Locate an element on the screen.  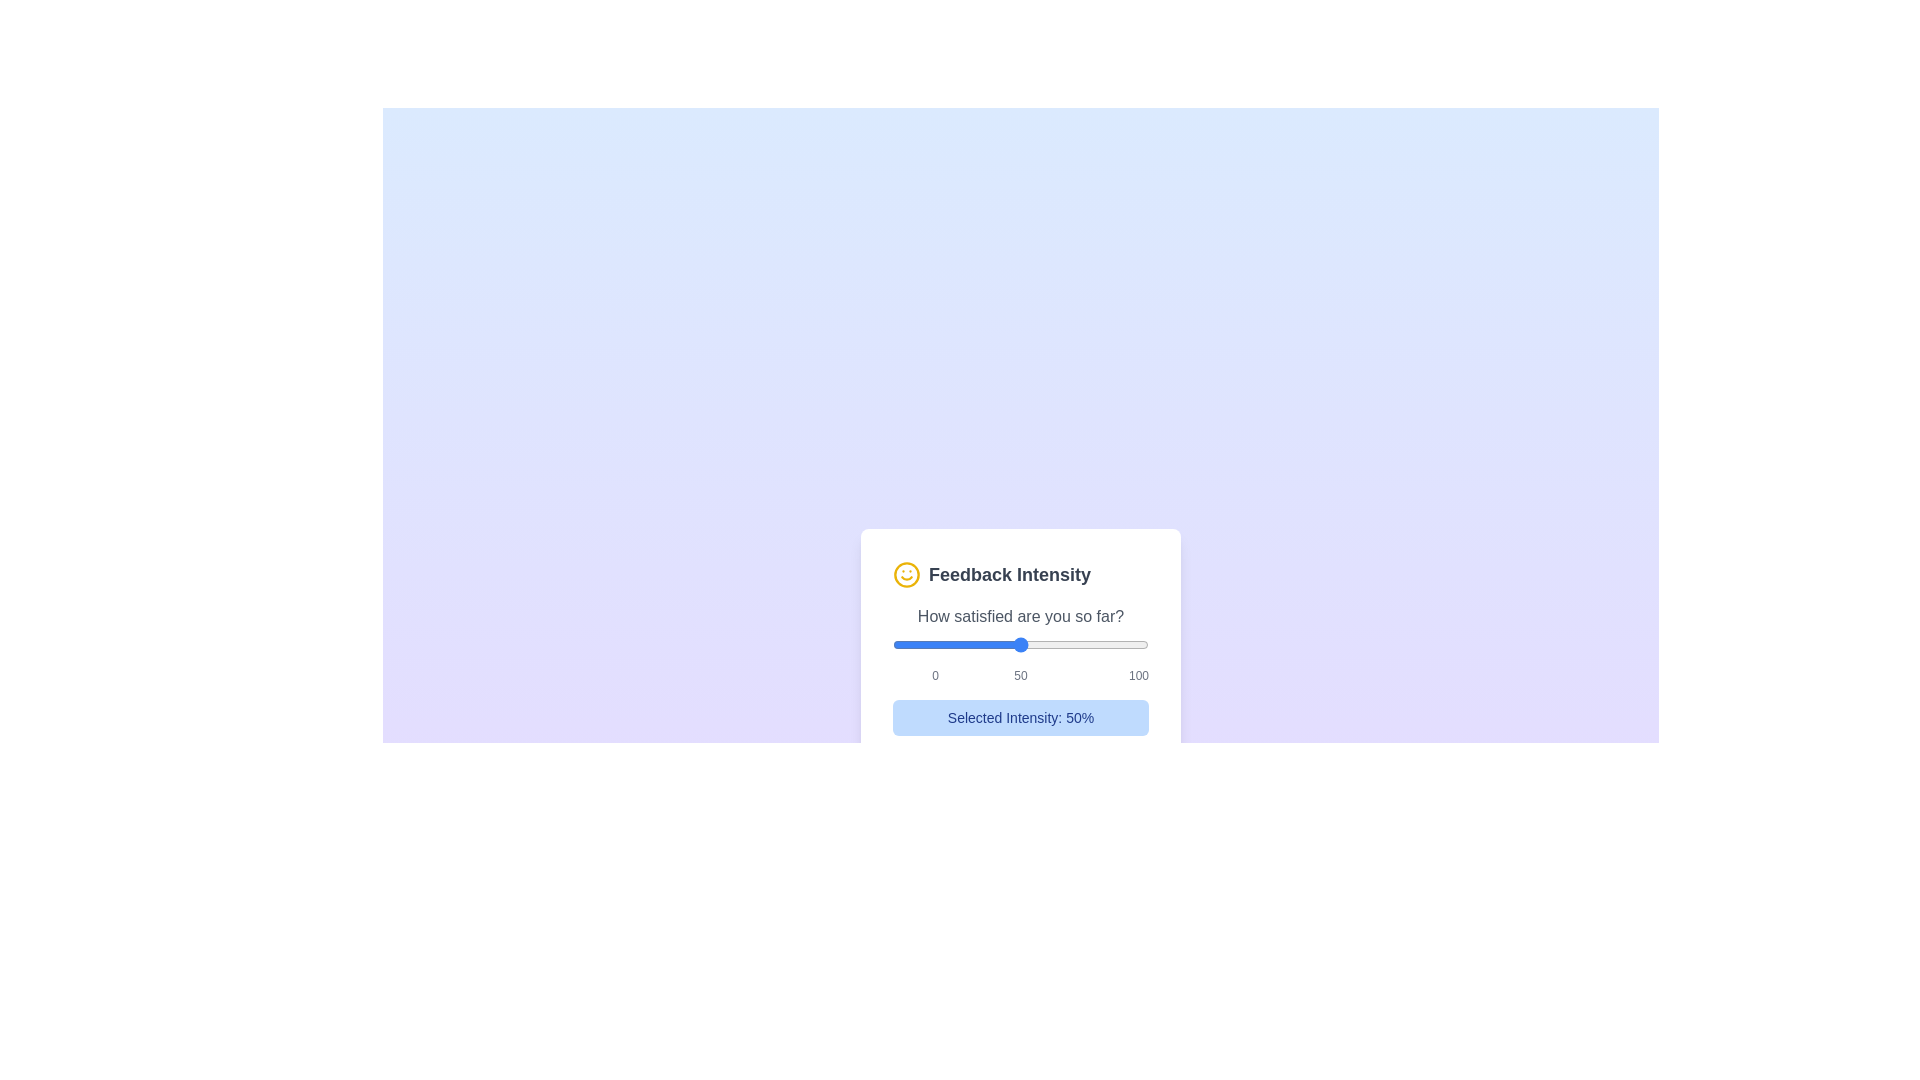
the slider to set the satisfaction value to 67 is located at coordinates (1063, 644).